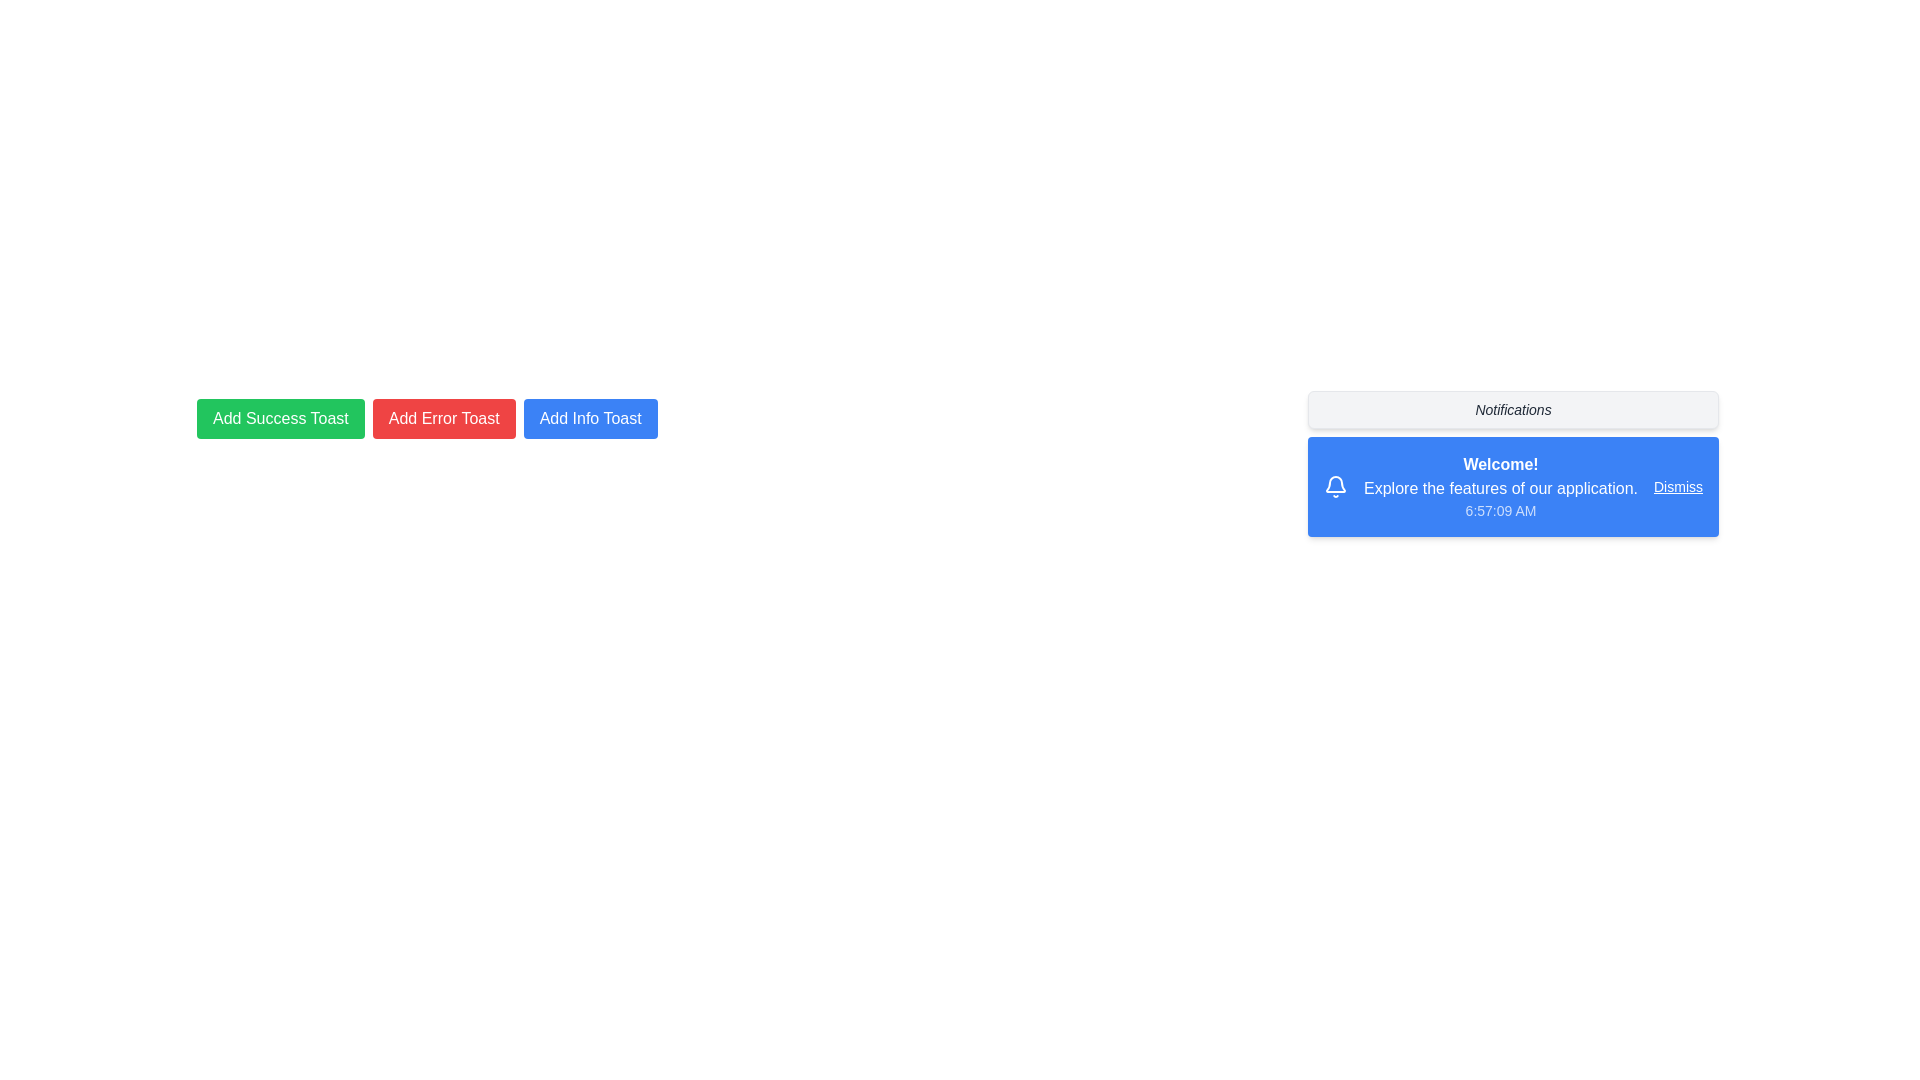 The image size is (1920, 1080). I want to click on the first button in the group of three, which triggers the display of a success notification or message, so click(279, 418).